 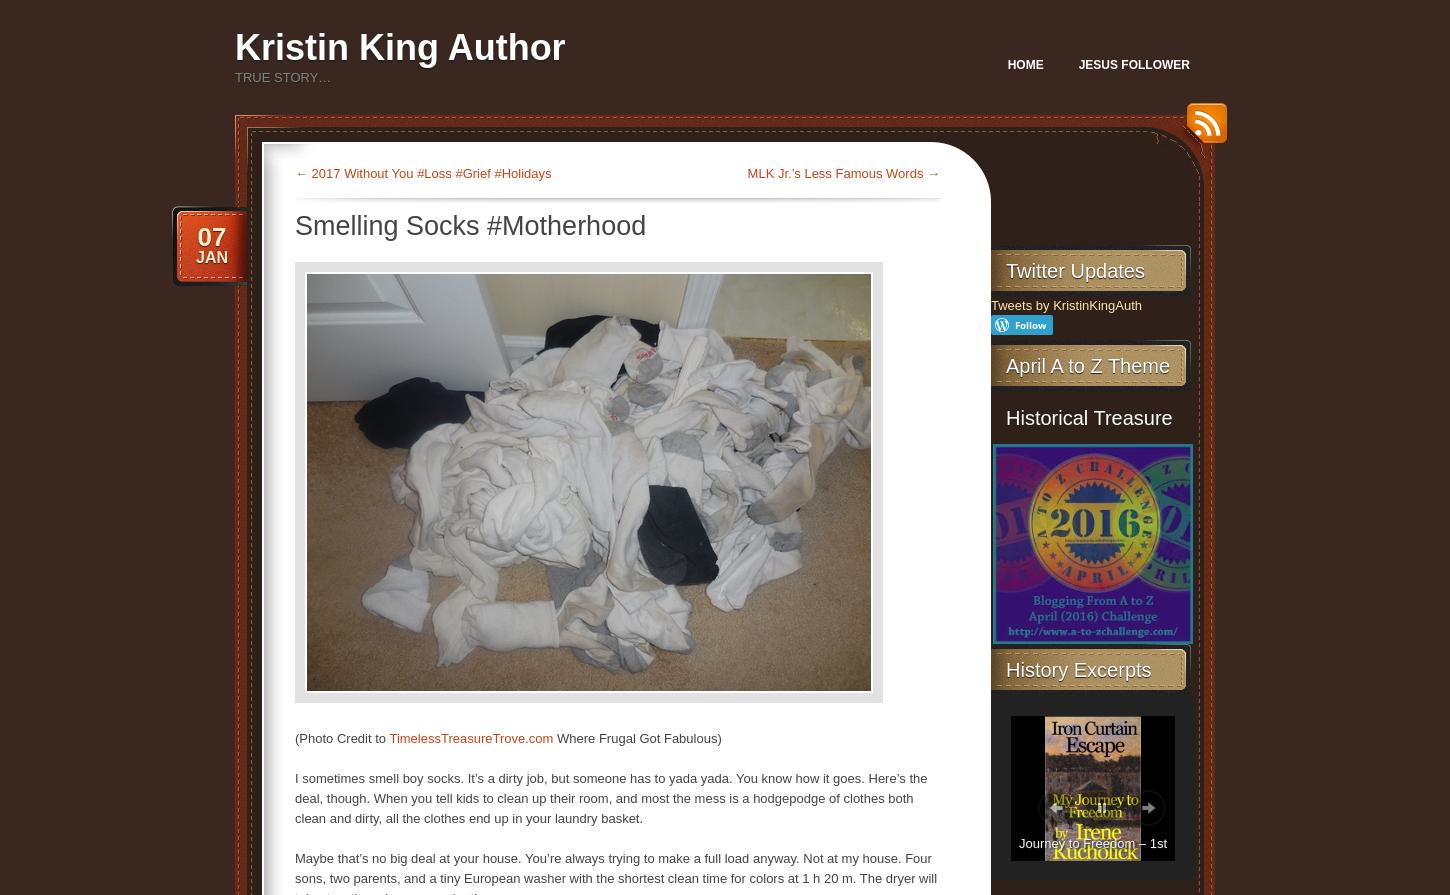 What do you see at coordinates (342, 737) in the screenshot?
I see `'(Photo Credit to'` at bounding box center [342, 737].